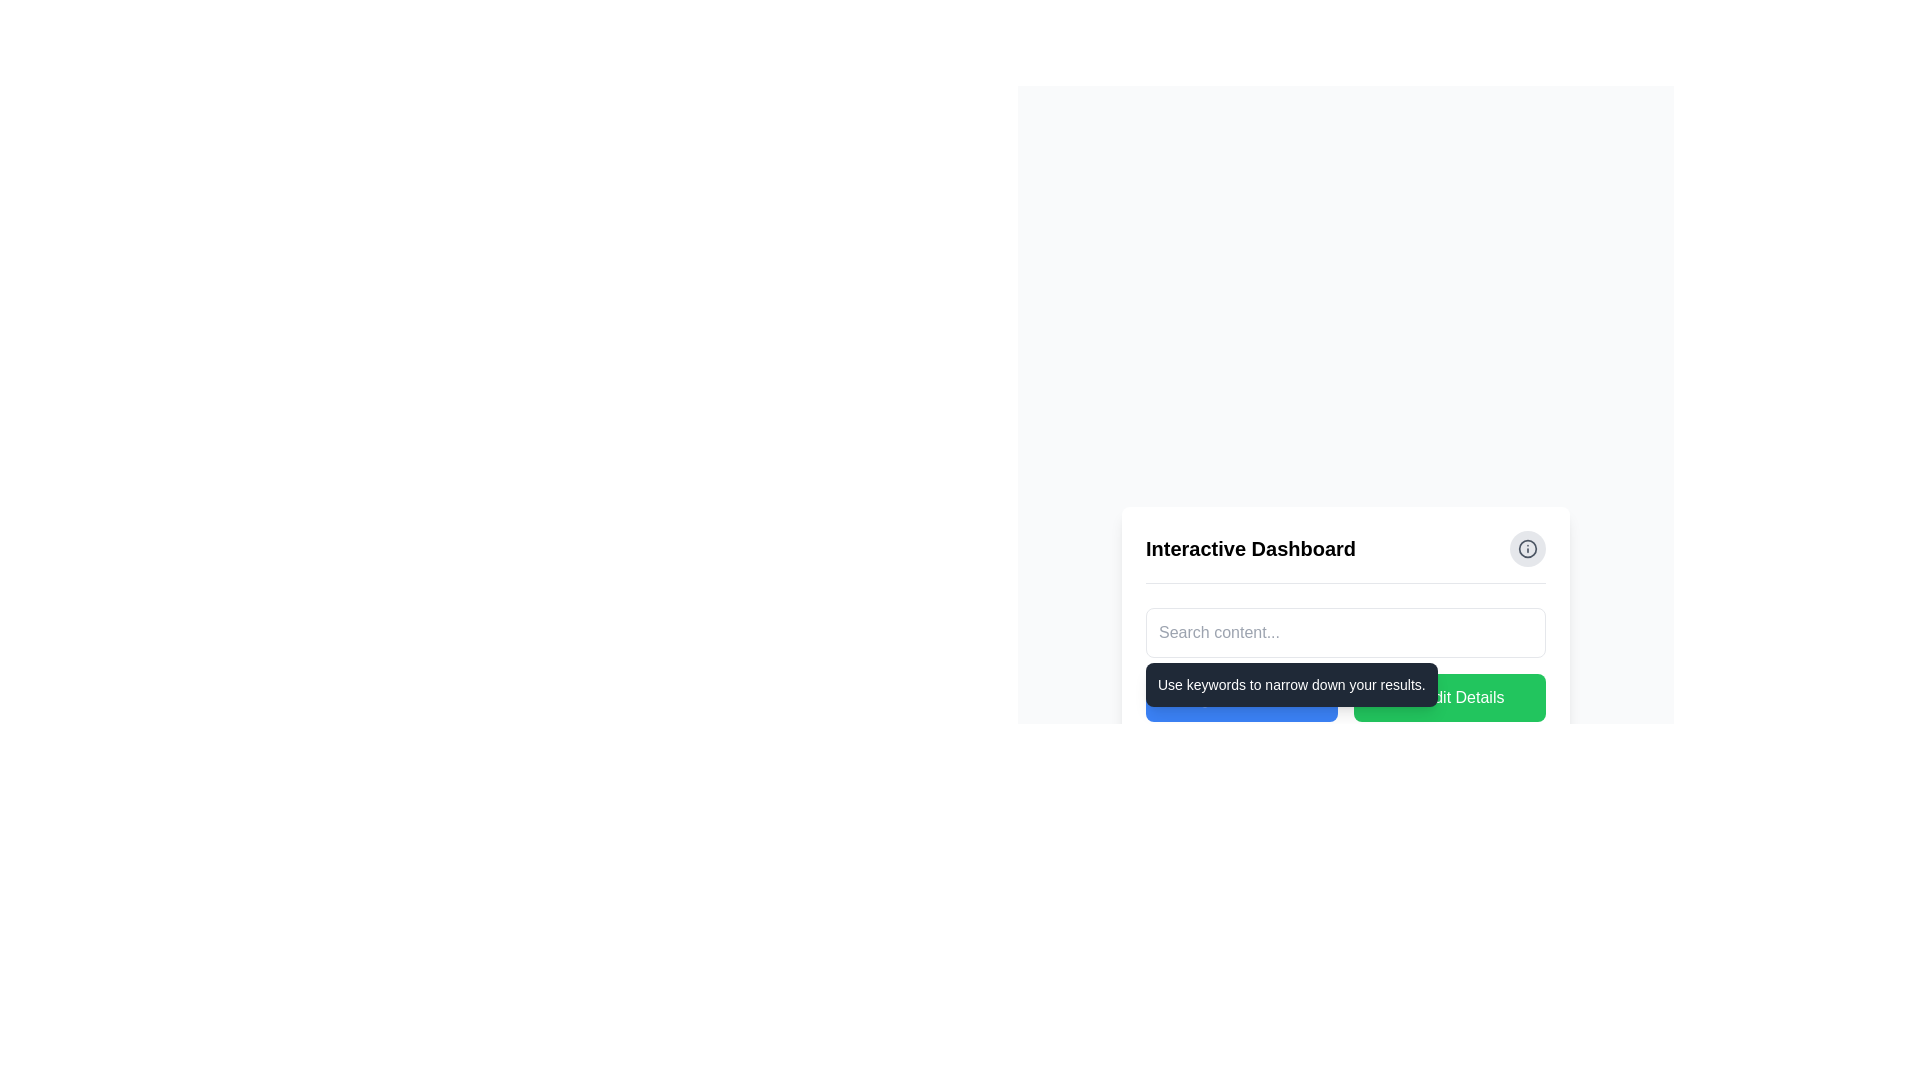  Describe the element at coordinates (1464, 696) in the screenshot. I see `the 'Edit Details' text label, which is displayed in white text on a green rounded button` at that location.